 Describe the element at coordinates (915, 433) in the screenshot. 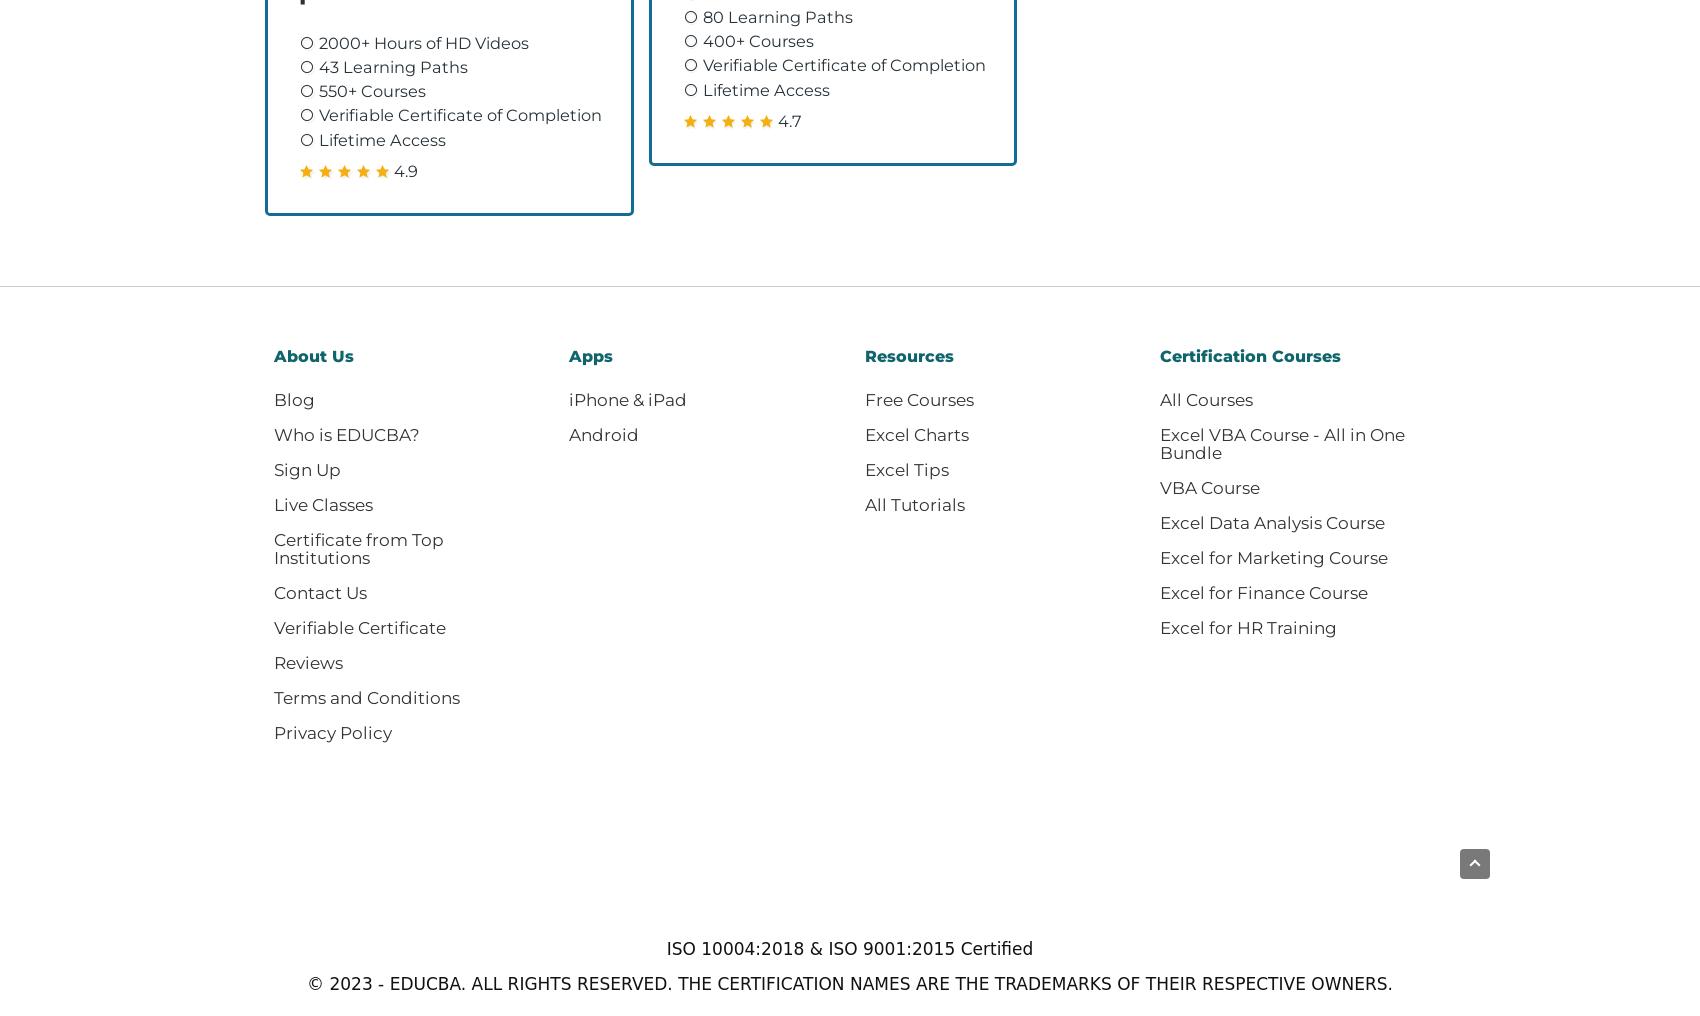

I see `'Excel Charts'` at that location.